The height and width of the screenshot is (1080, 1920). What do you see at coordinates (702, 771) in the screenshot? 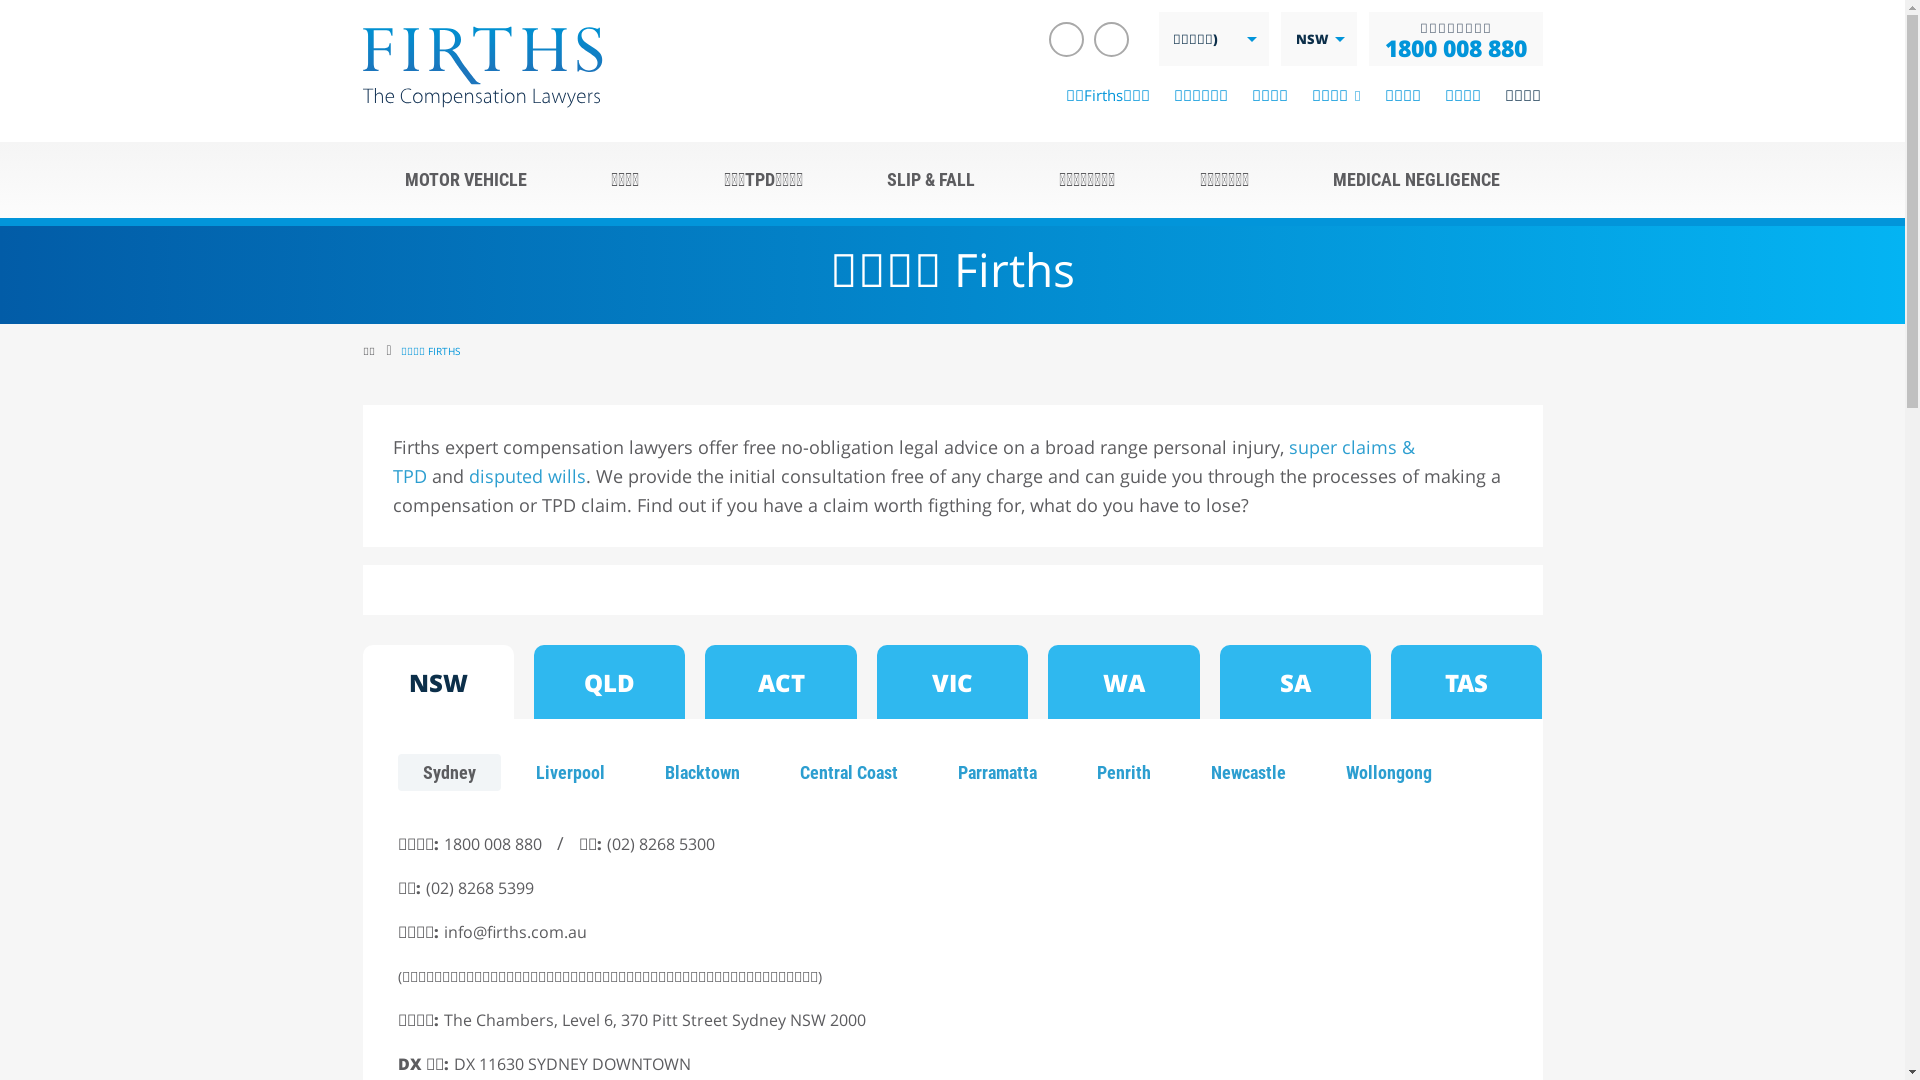
I see `'Blacktown'` at bounding box center [702, 771].